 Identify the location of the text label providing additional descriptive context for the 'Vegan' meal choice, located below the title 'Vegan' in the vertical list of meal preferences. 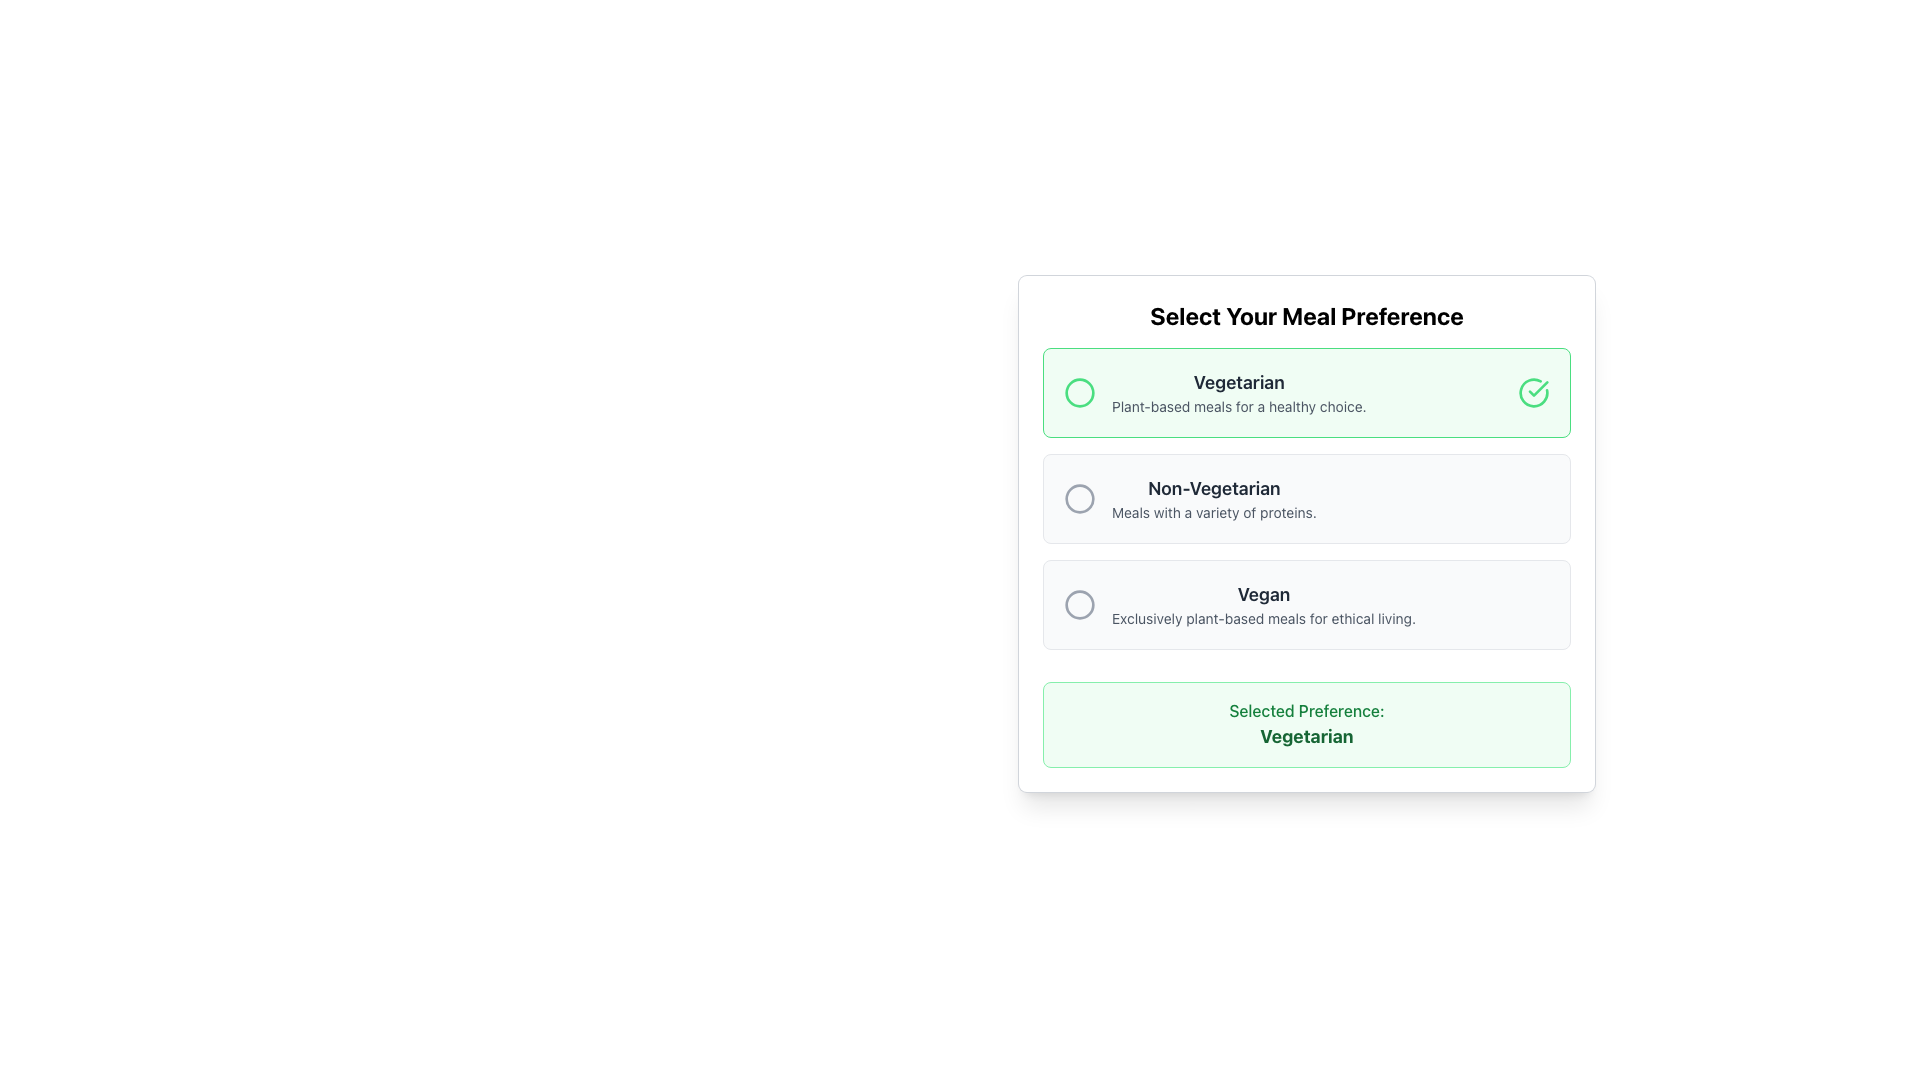
(1262, 617).